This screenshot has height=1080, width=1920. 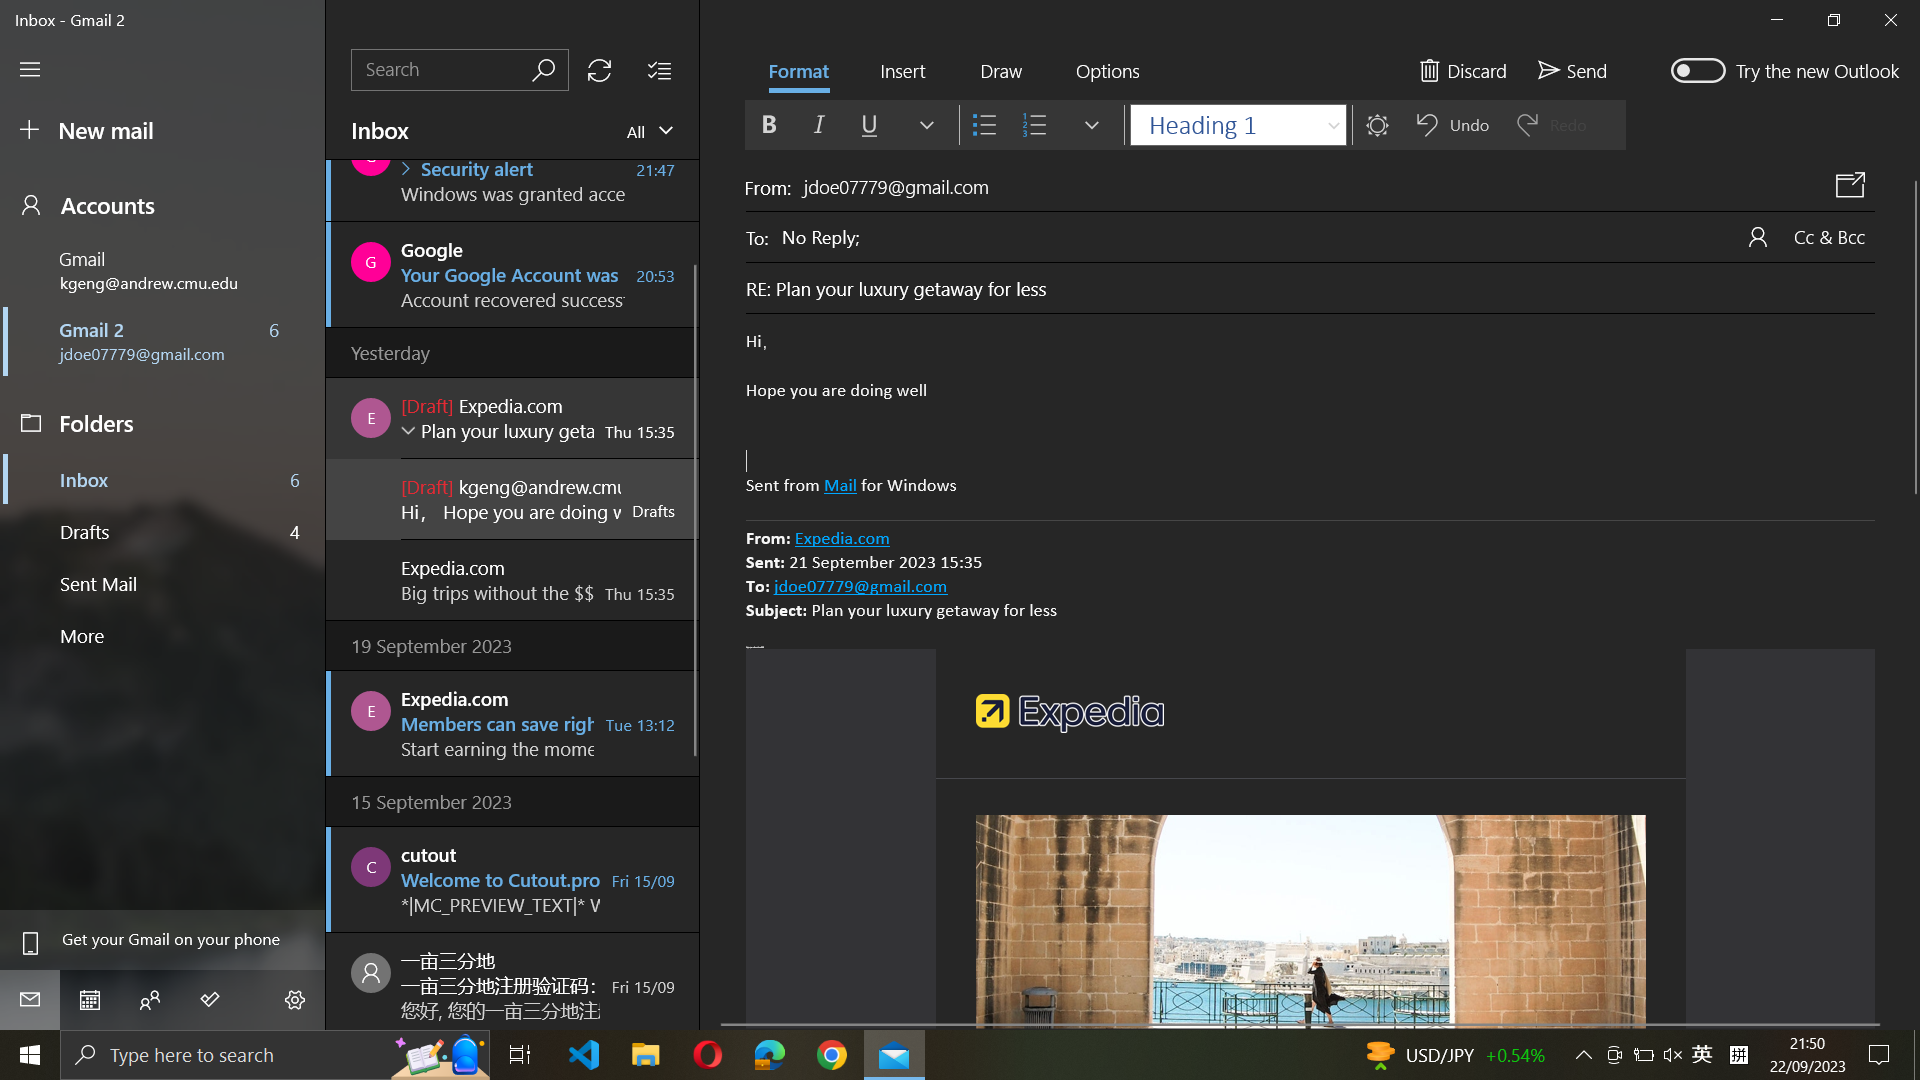 What do you see at coordinates (160, 131) in the screenshot?
I see `Start drafting a new email` at bounding box center [160, 131].